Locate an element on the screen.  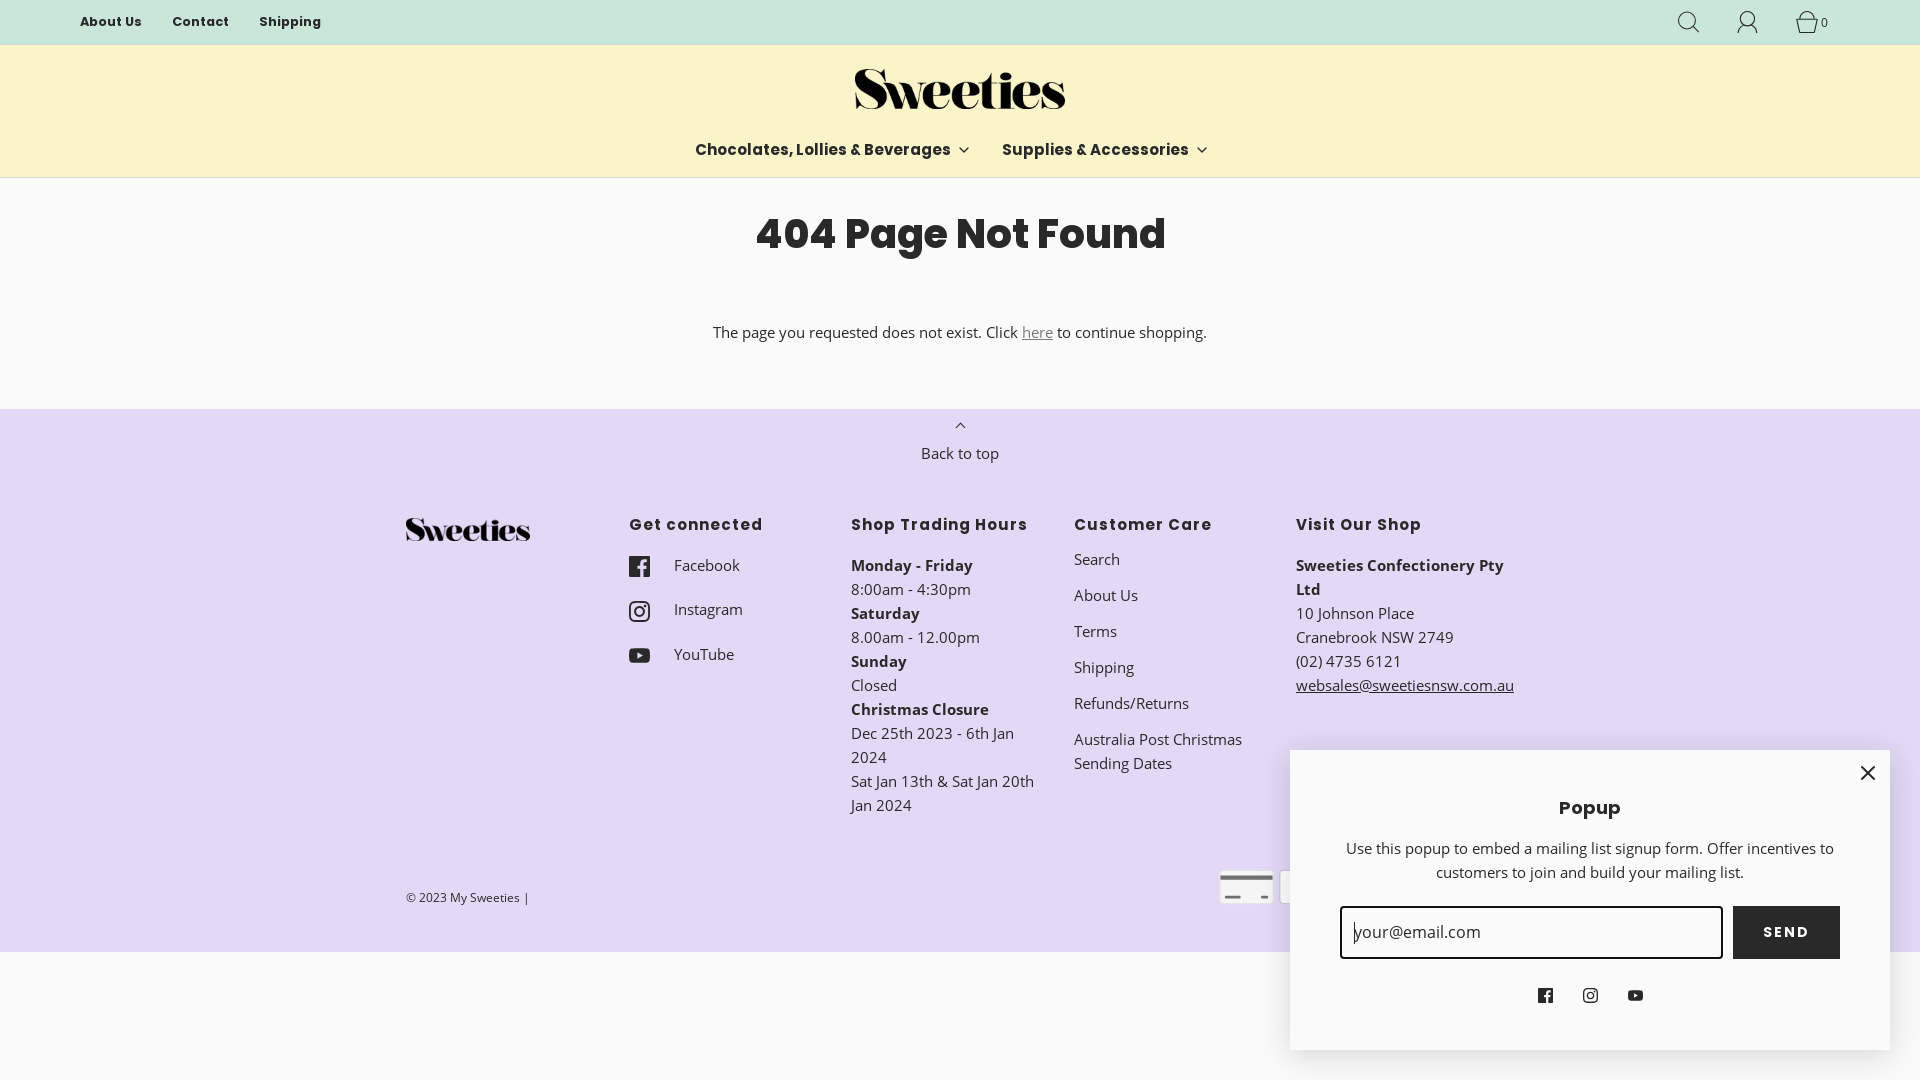
'Search' is located at coordinates (1096, 559).